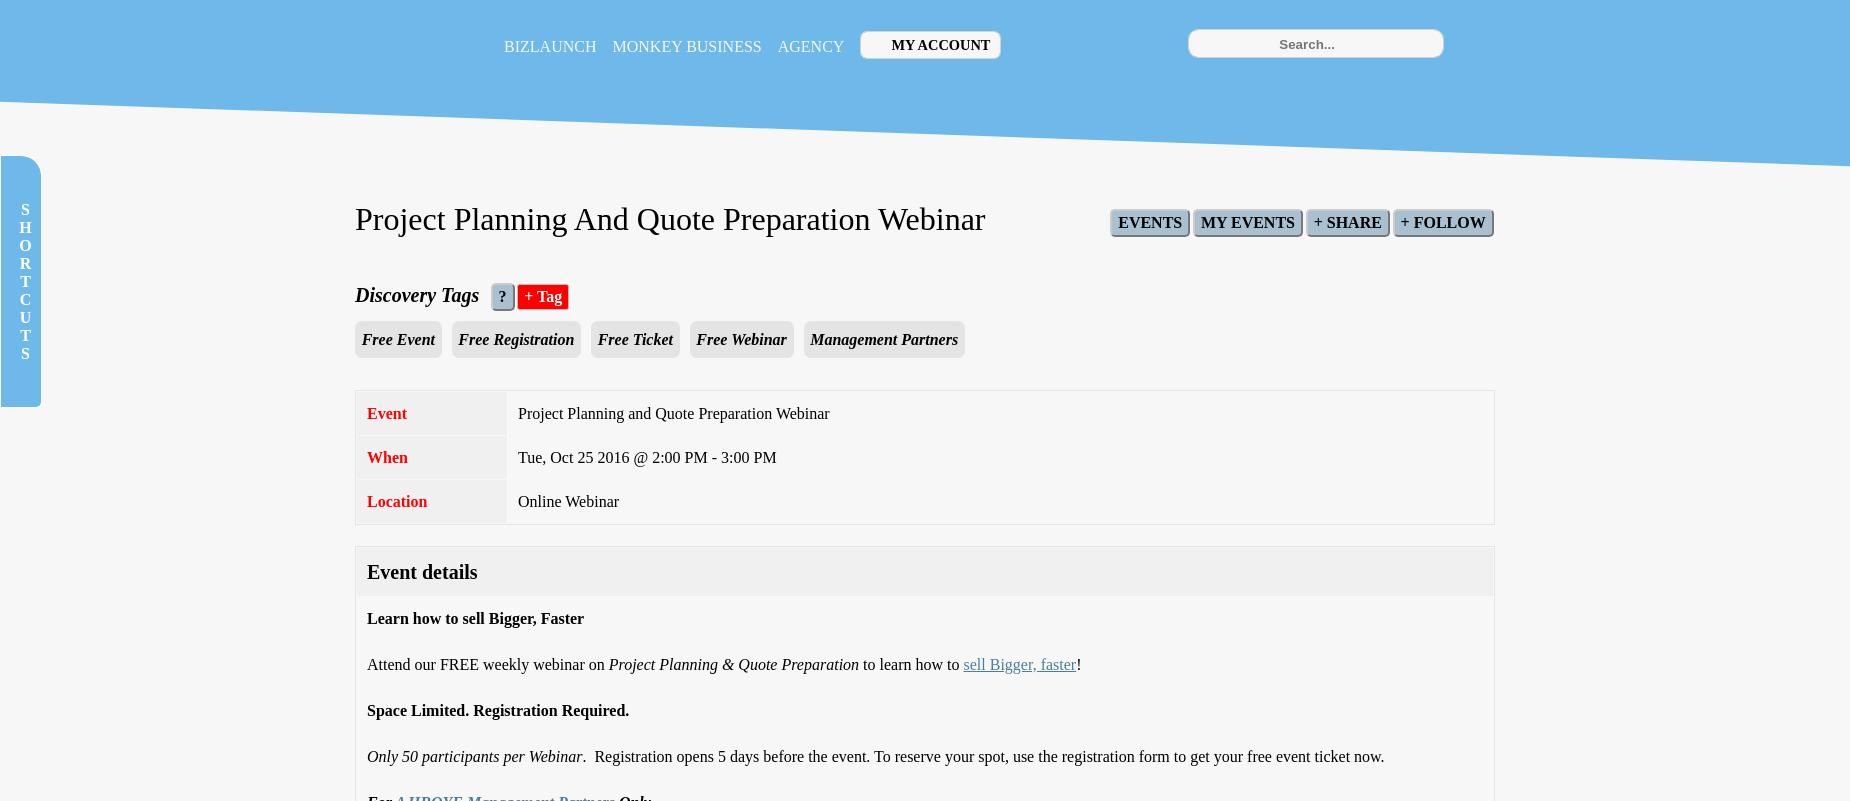  I want to click on '.  Registration opens 5 days before the event. To reserve your spot, use the registration form to get your free event ticket now.', so click(582, 755).